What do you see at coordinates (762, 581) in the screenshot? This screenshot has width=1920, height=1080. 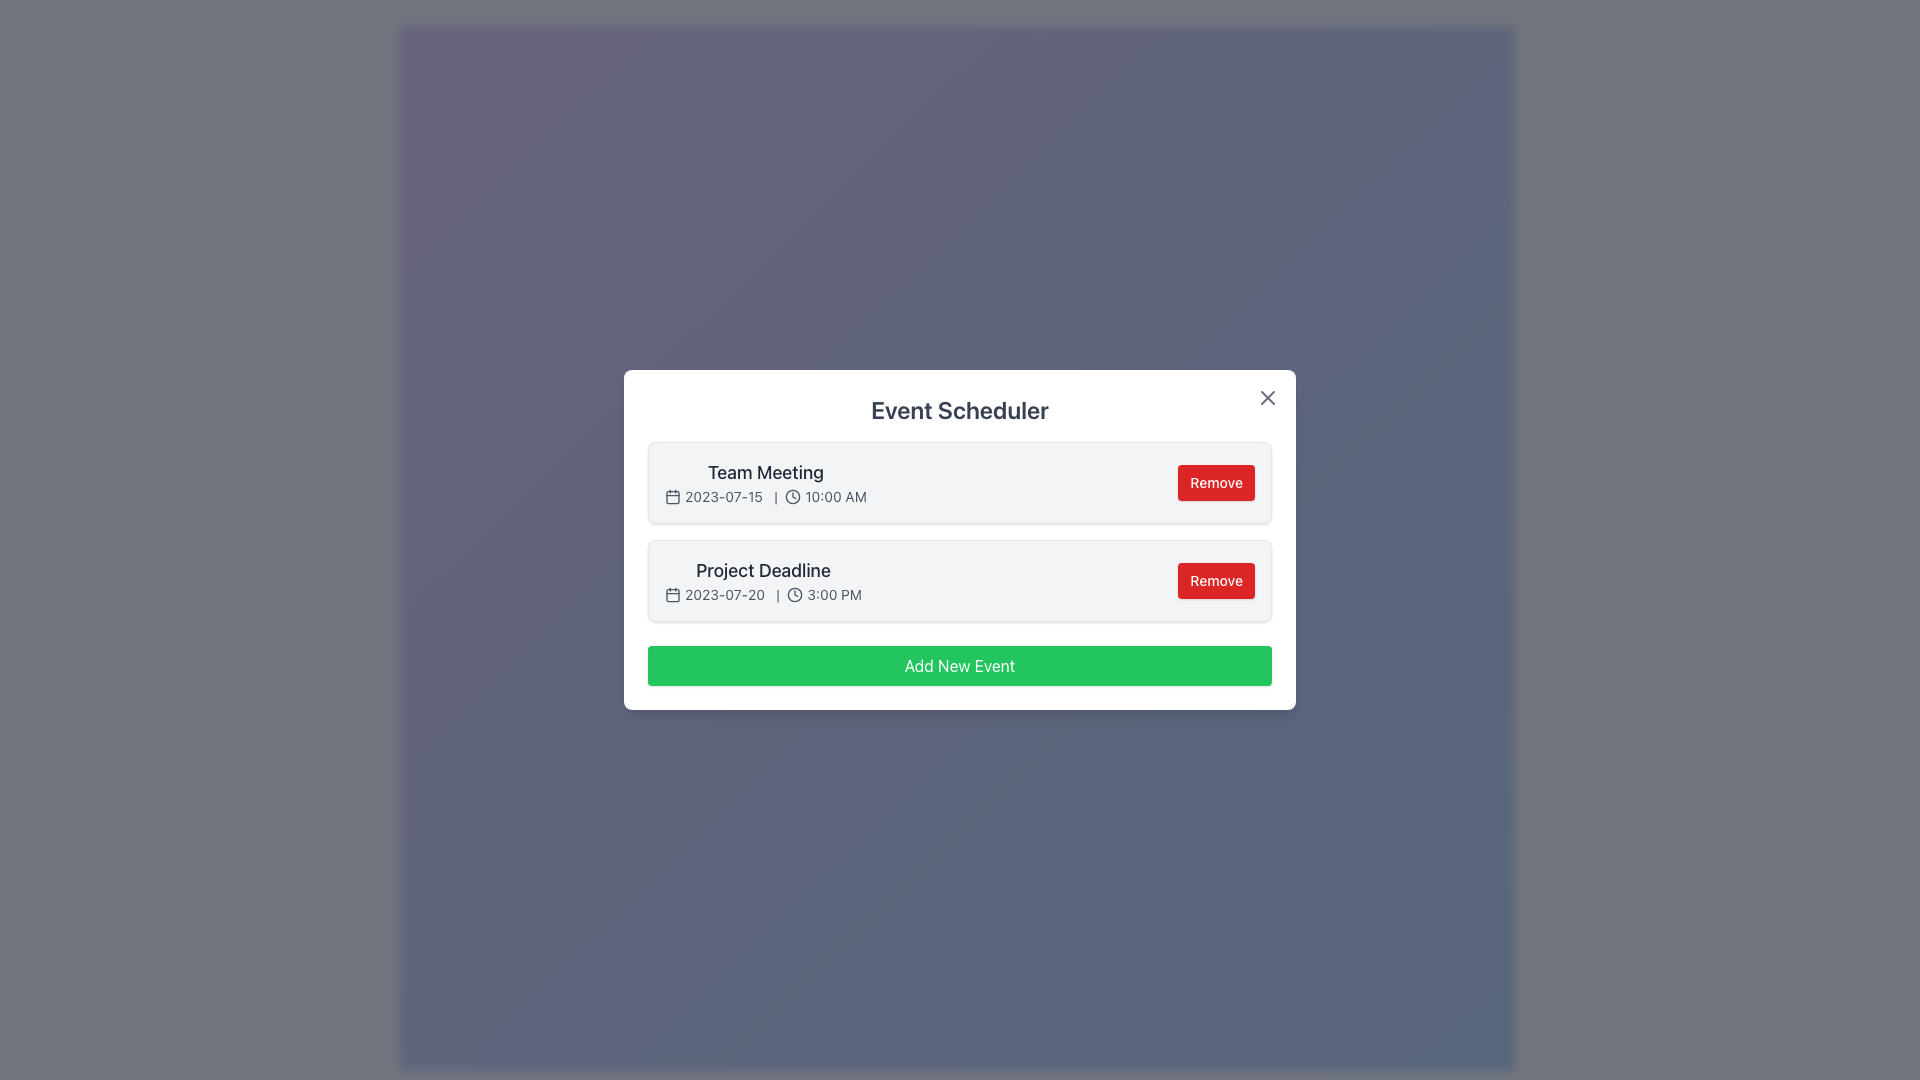 I see `text in the informational block displaying the event titled 'Project Deadline' with the date '2023-07-20' and time '3:00 PM', located in the second row of events within a white, rounded box` at bounding box center [762, 581].